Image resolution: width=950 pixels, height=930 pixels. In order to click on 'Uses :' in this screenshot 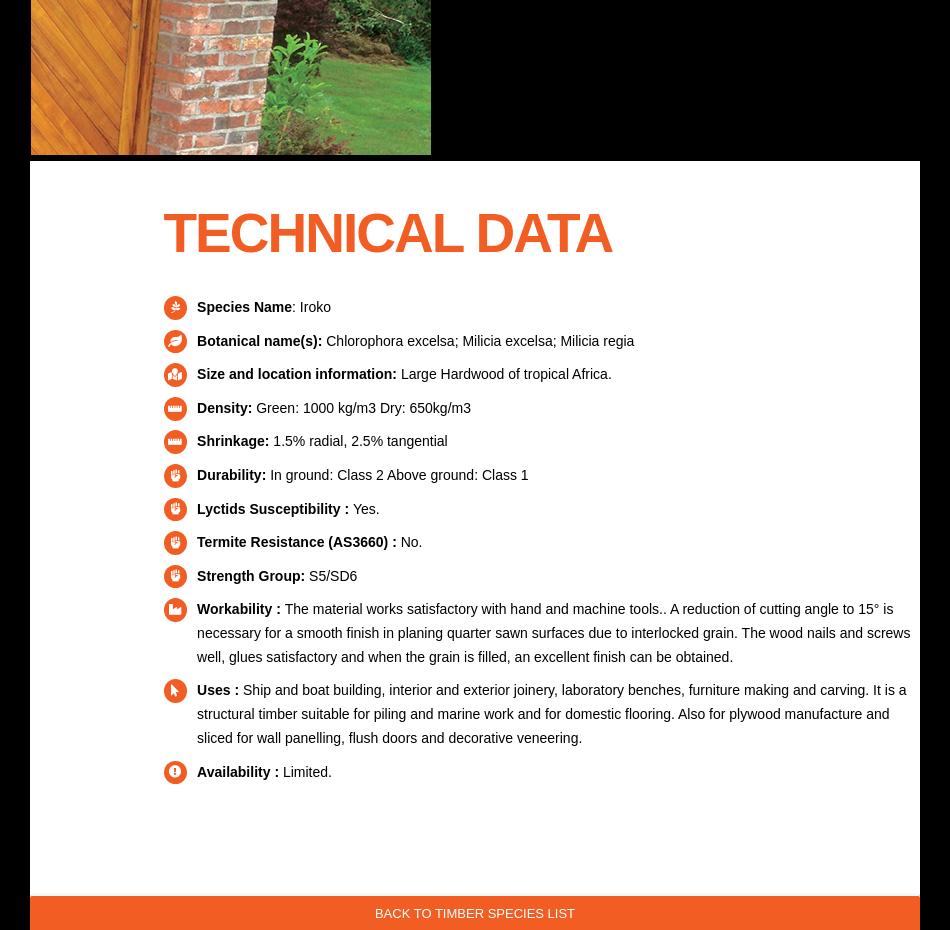, I will do `click(220, 688)`.